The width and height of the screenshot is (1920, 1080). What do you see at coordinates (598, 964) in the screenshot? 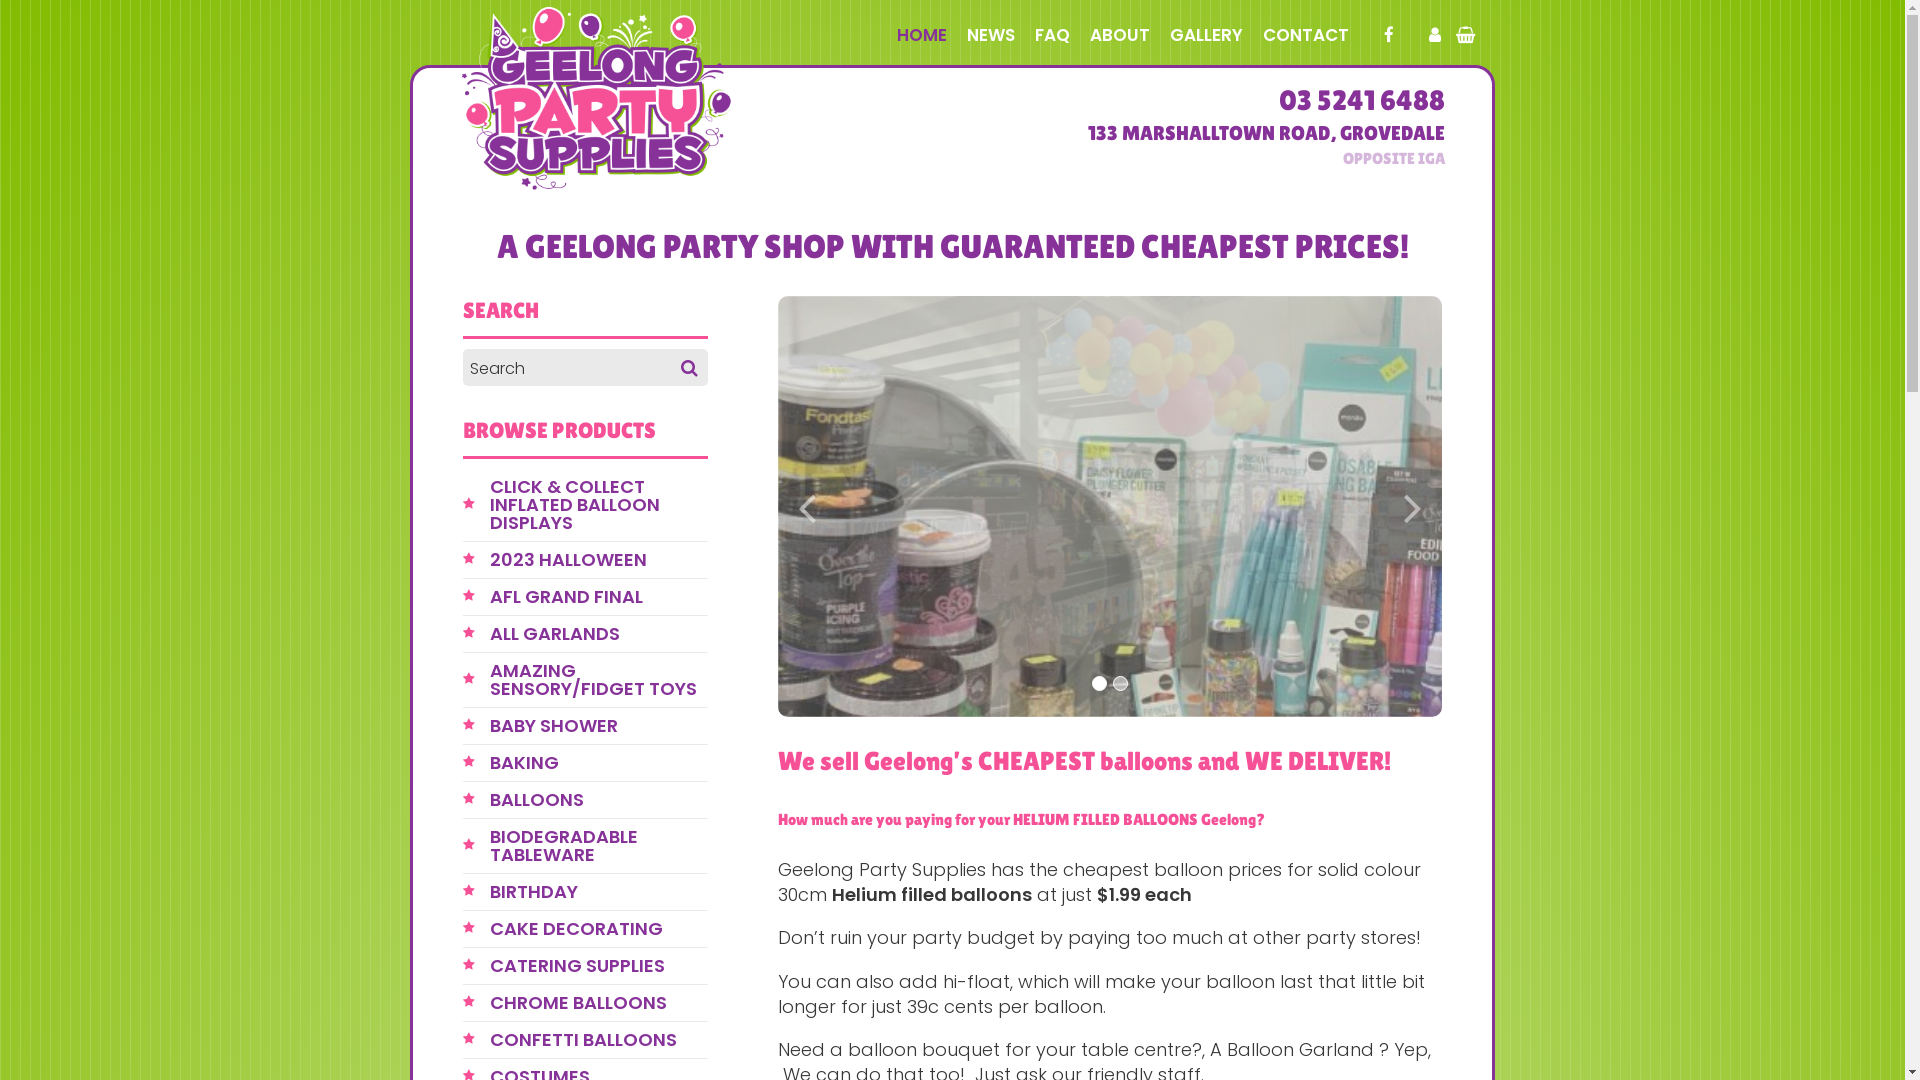
I see `'CATERING SUPPLIES'` at bounding box center [598, 964].